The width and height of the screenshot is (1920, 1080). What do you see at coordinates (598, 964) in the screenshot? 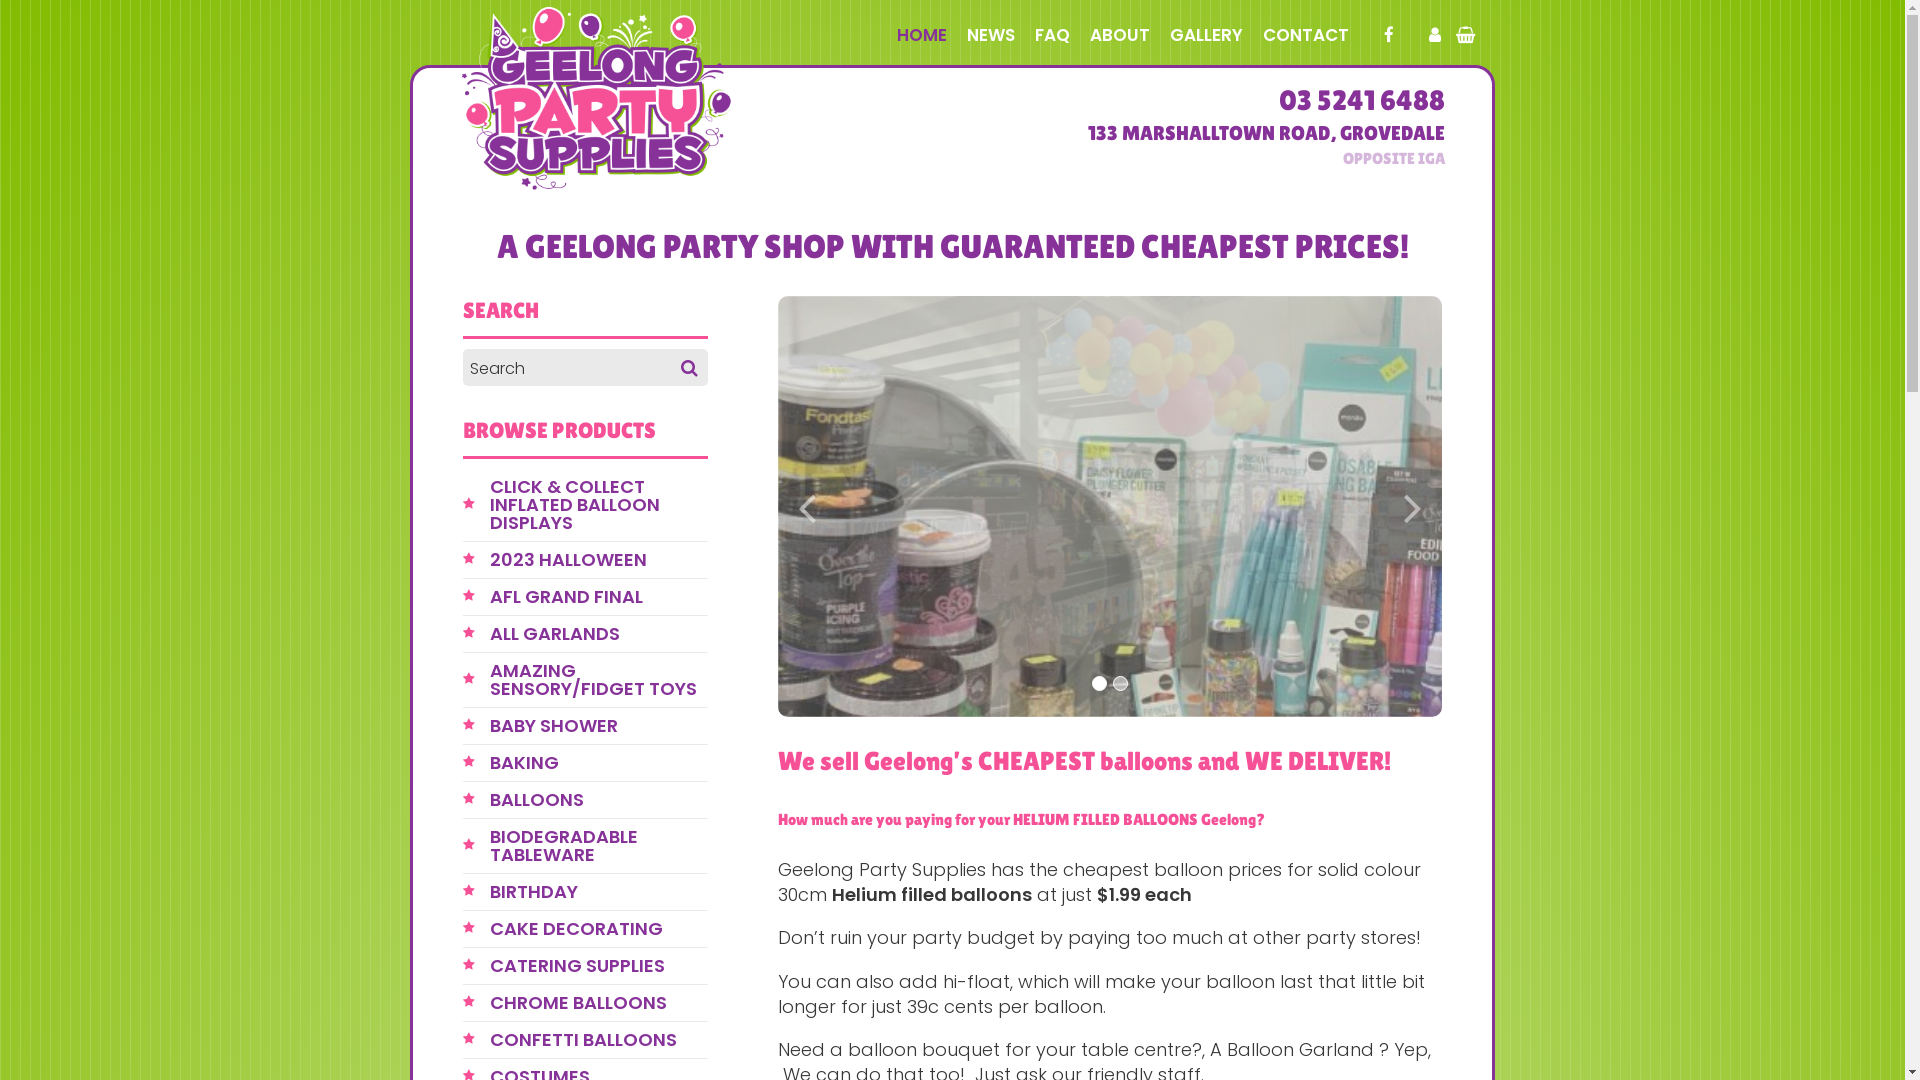
I see `'CATERING SUPPLIES'` at bounding box center [598, 964].